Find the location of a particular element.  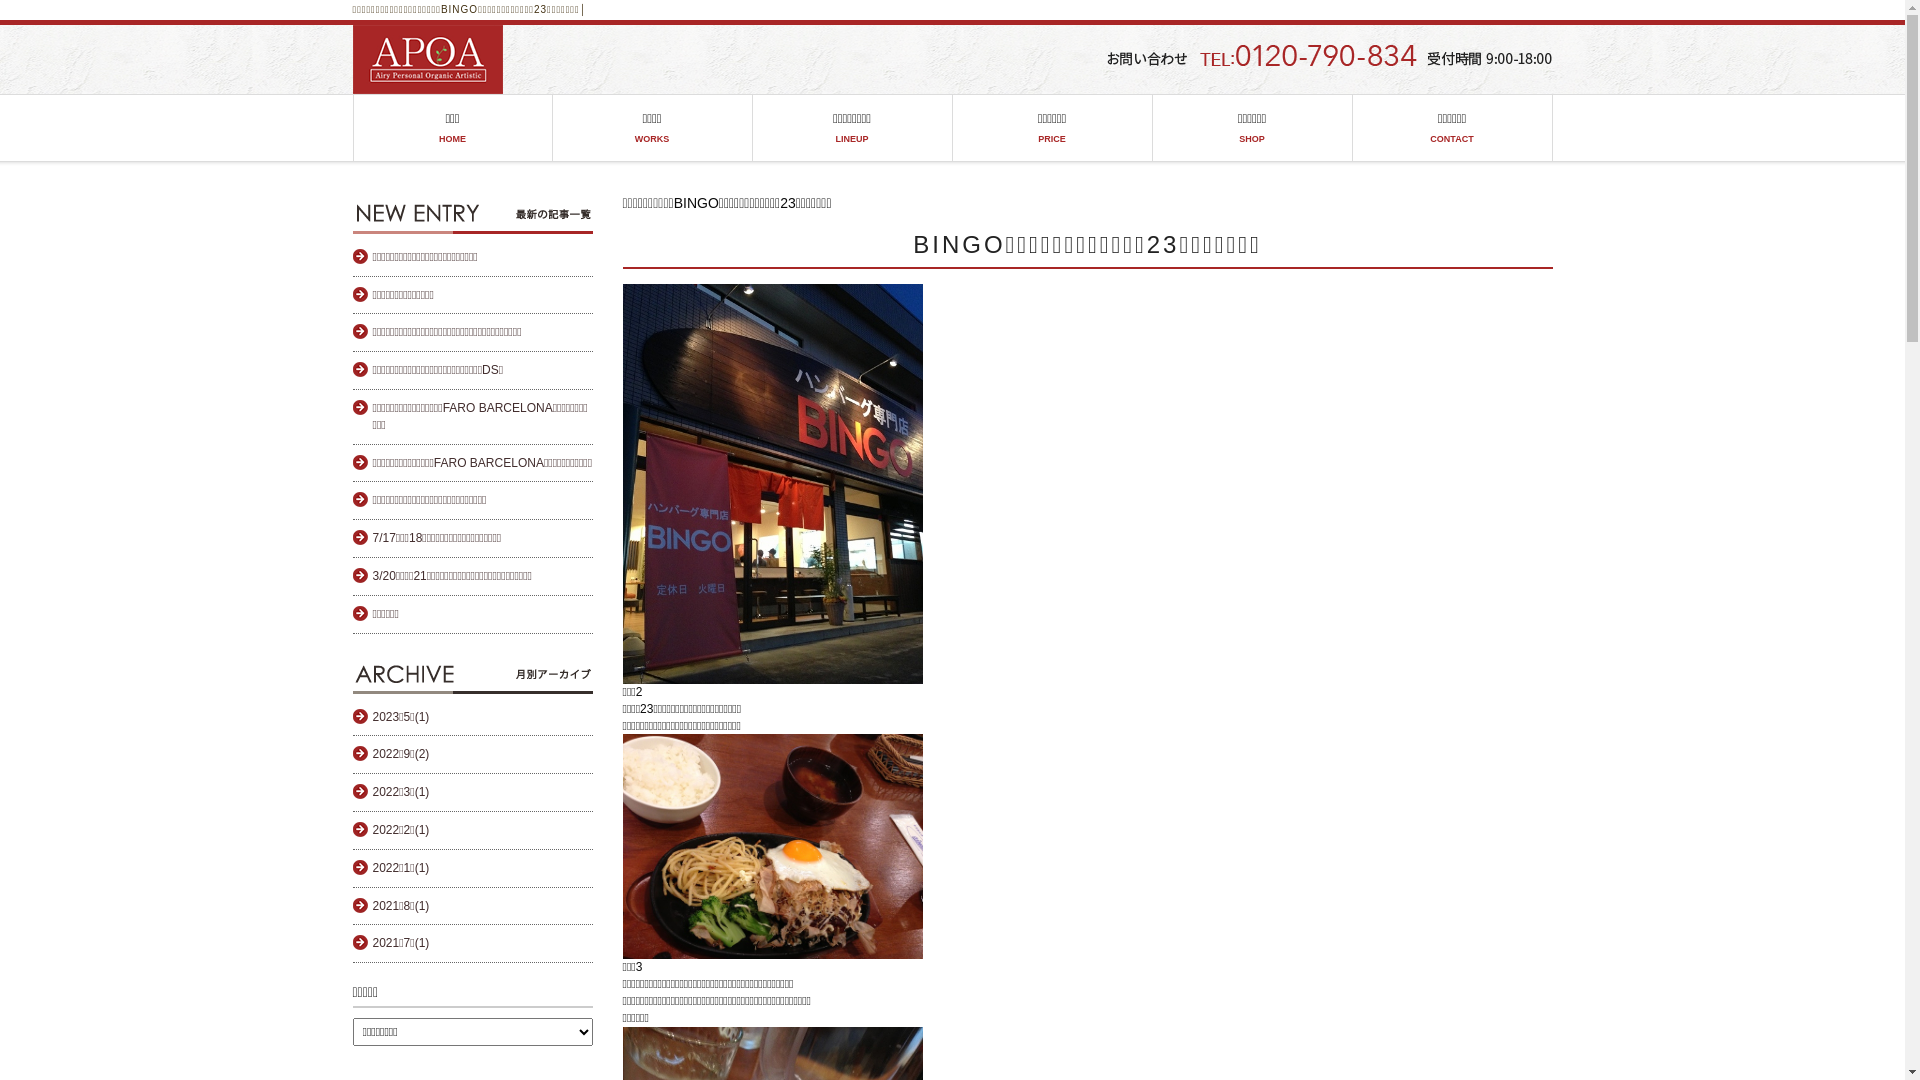

'head_tel' is located at coordinates (1326, 53).